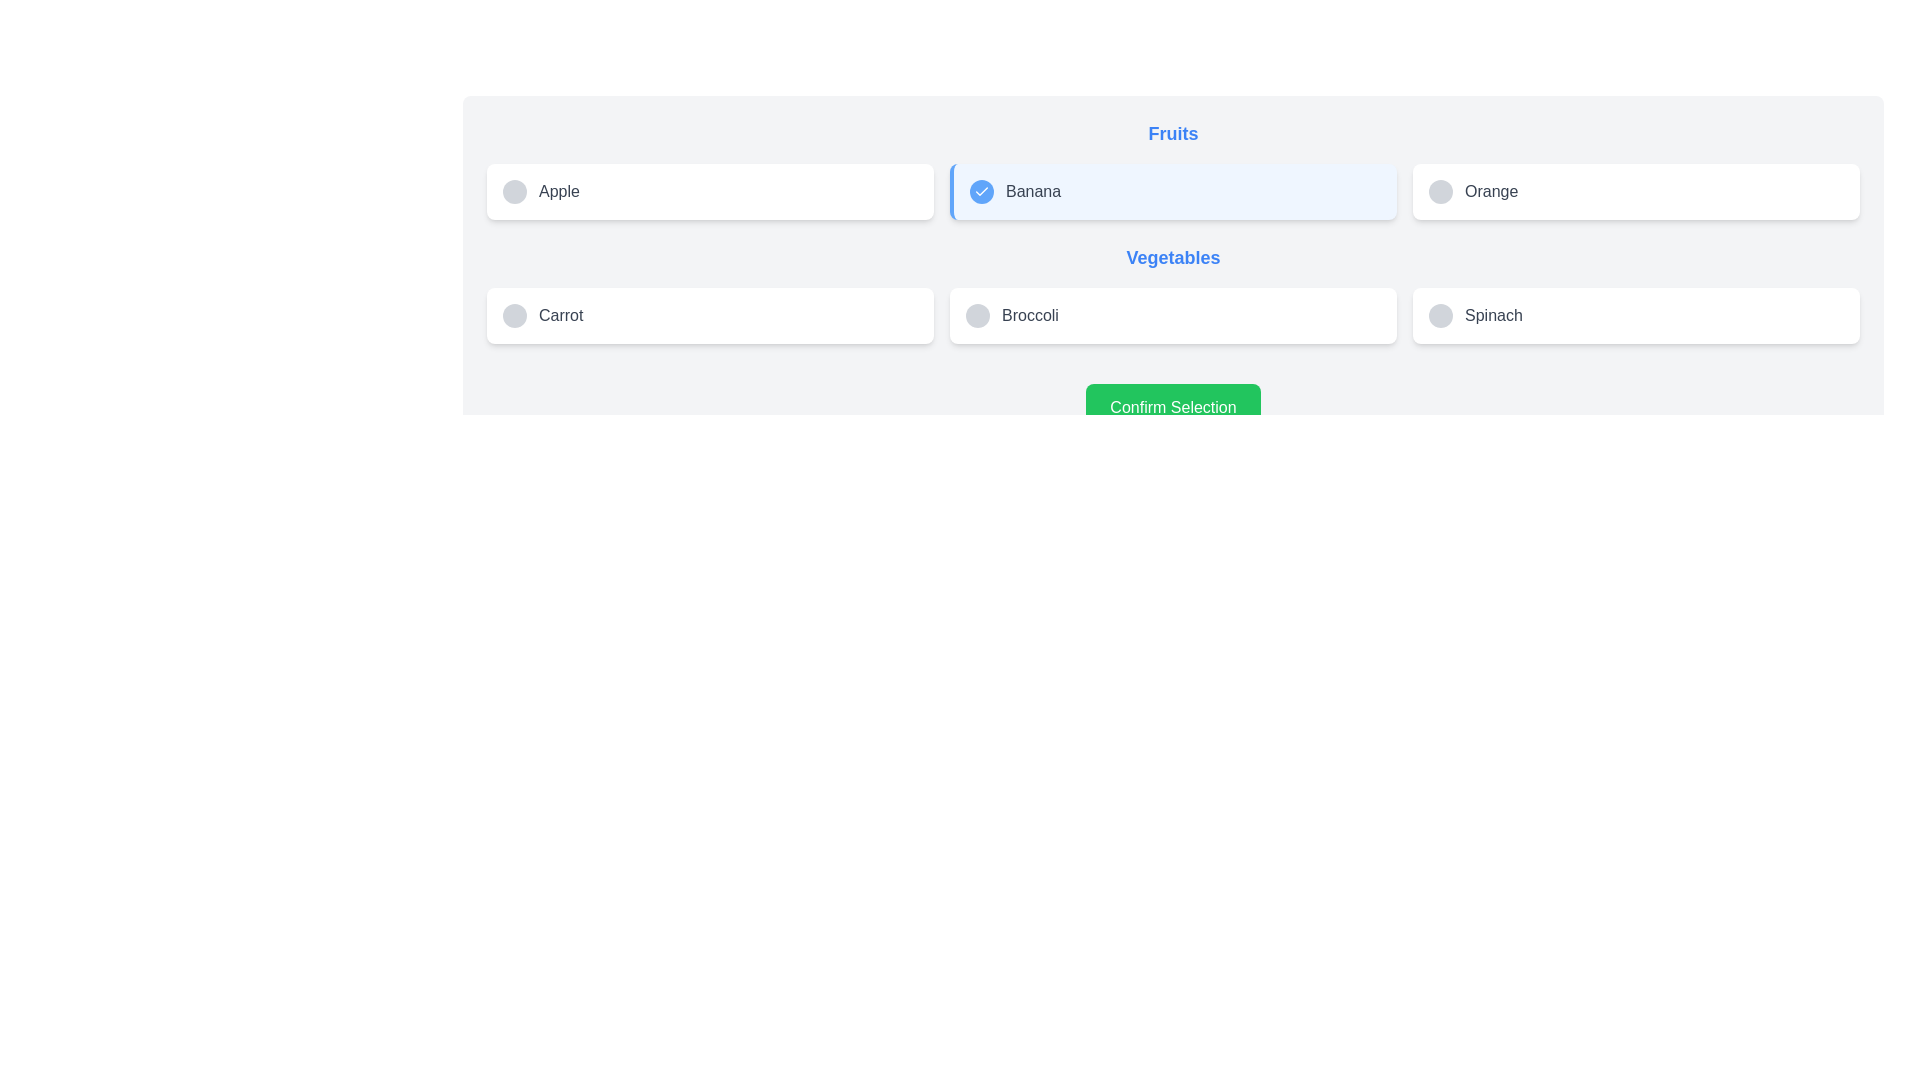  What do you see at coordinates (982, 192) in the screenshot?
I see `the circular Indicator icon that visually confirms the selection status of the 'Banana' card, located in the upper-left region of the card near its left border` at bounding box center [982, 192].